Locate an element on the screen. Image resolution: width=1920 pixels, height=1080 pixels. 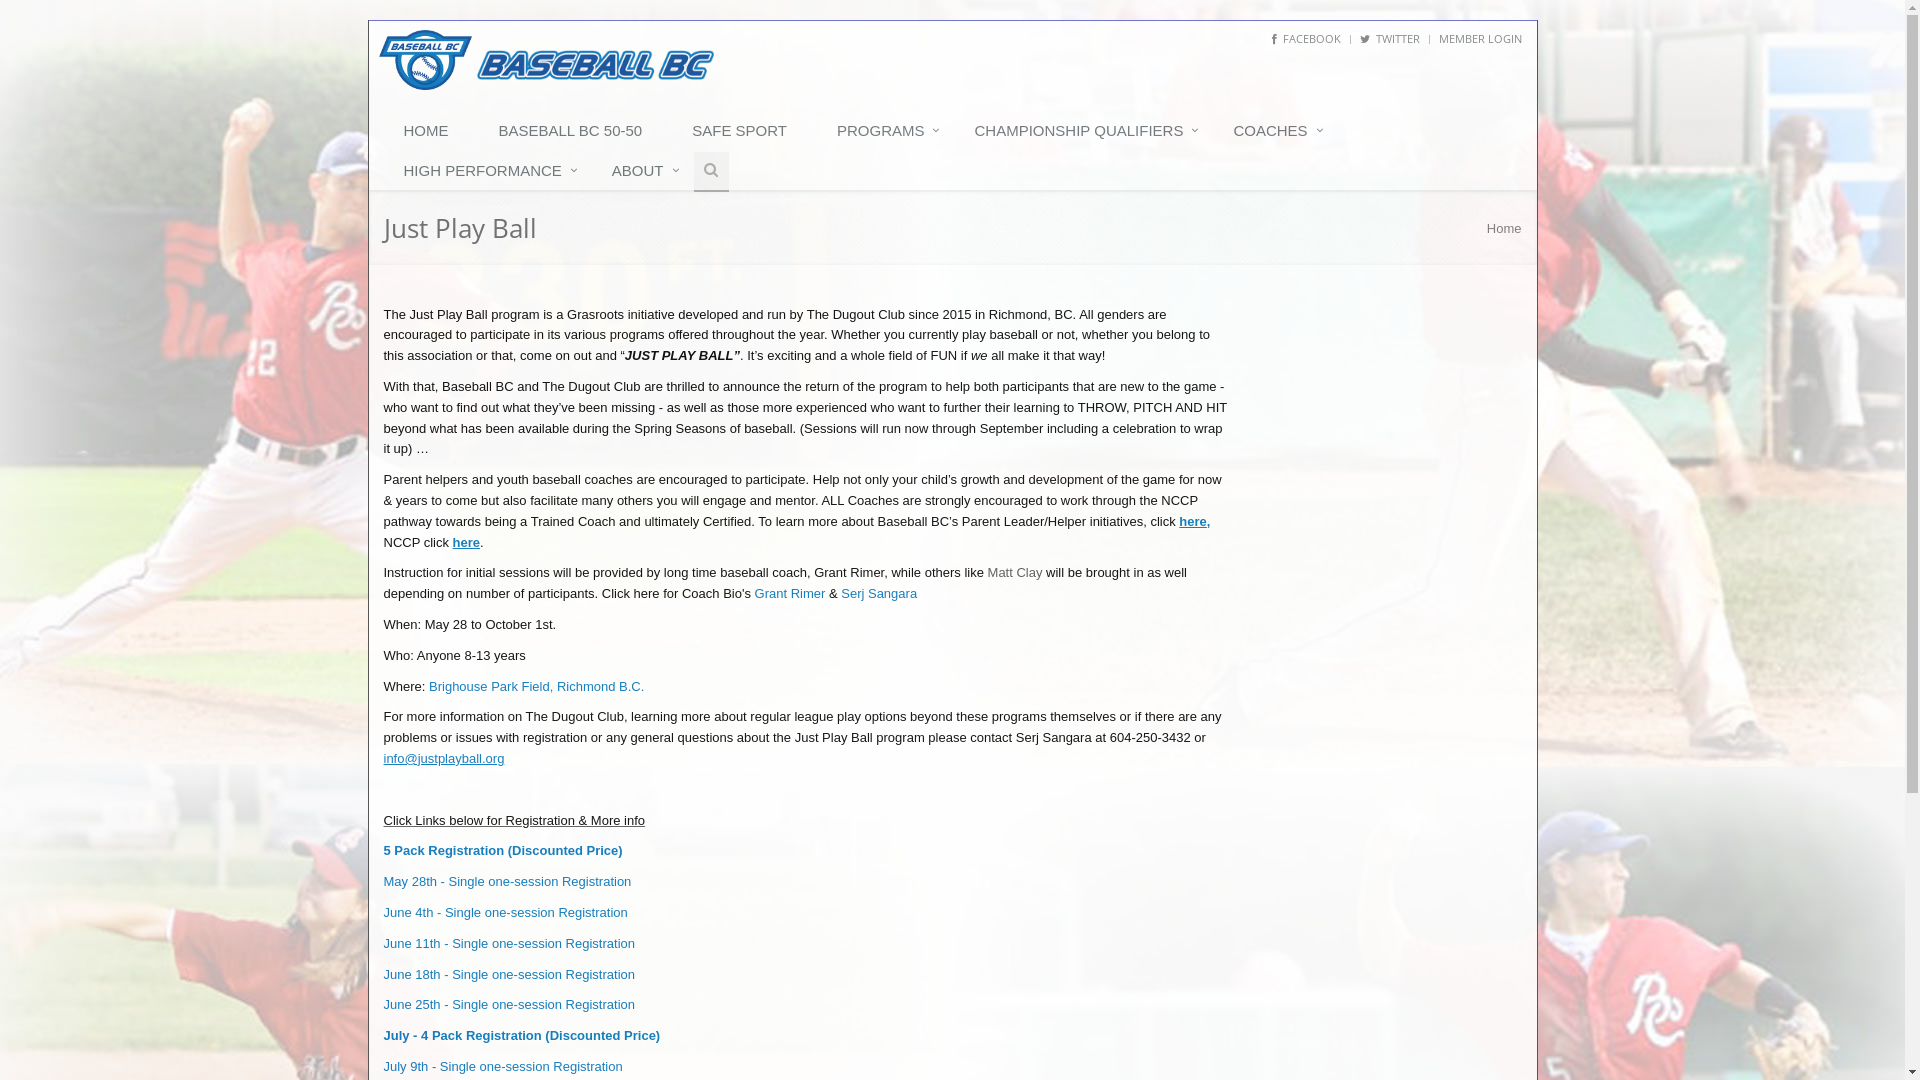
'June 18th - Single one-session Registration' is located at coordinates (384, 973).